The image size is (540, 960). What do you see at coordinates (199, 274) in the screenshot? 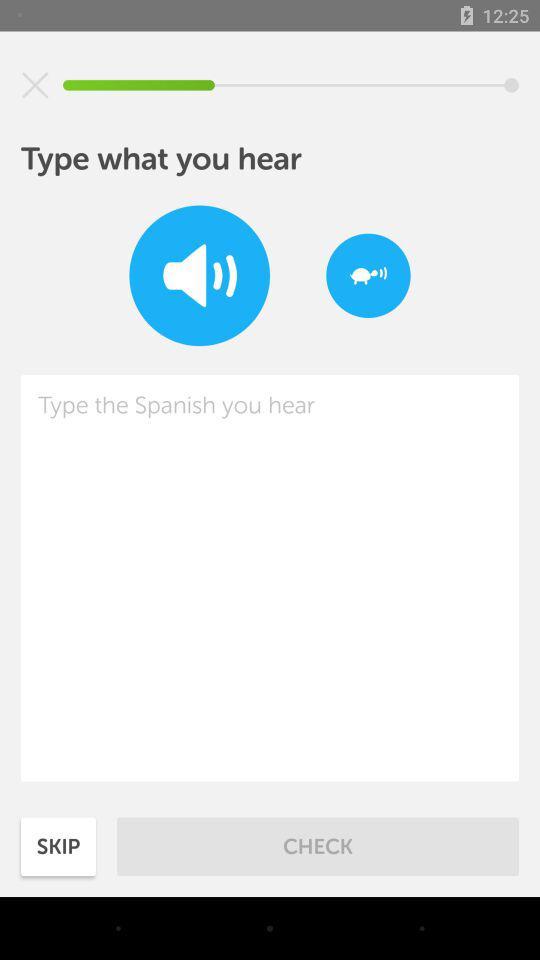
I see `volume` at bounding box center [199, 274].